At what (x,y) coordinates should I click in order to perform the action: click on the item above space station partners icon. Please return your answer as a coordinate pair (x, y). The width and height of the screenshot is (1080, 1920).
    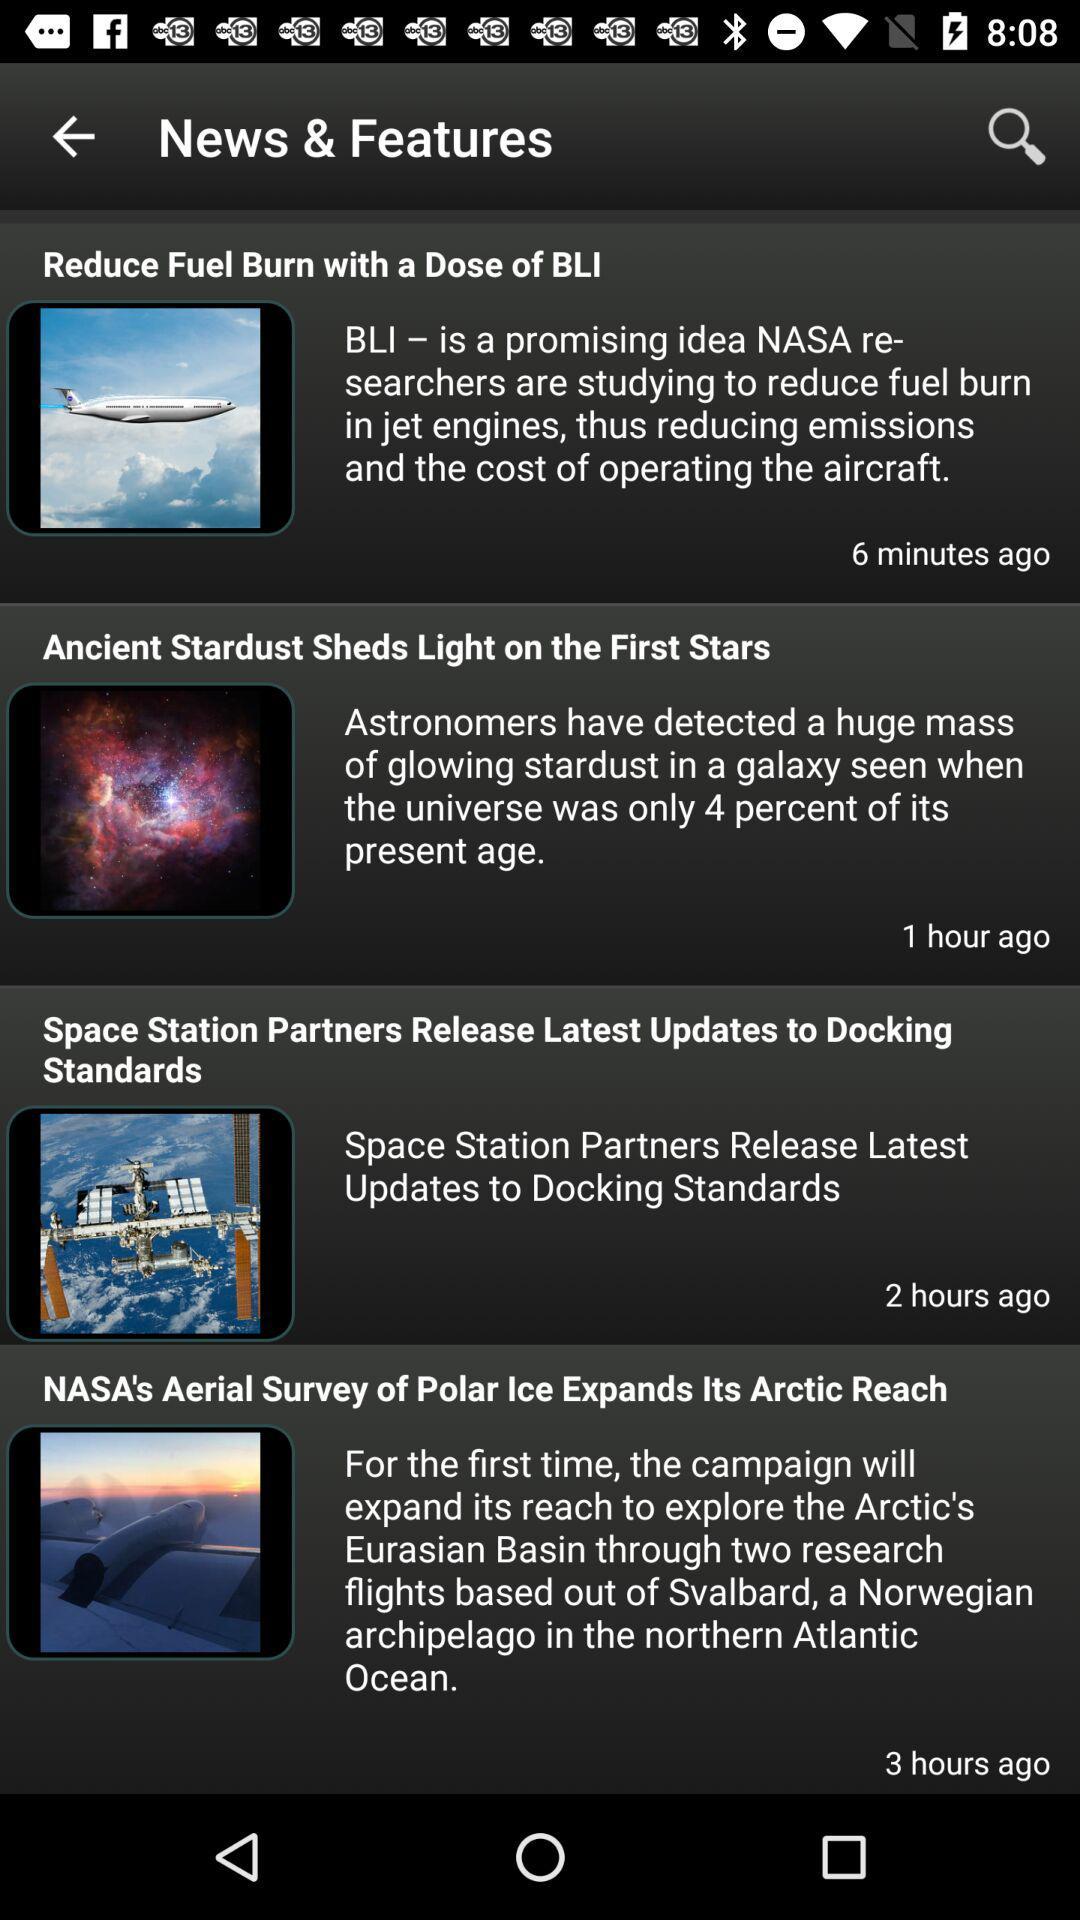
    Looking at the image, I should click on (975, 947).